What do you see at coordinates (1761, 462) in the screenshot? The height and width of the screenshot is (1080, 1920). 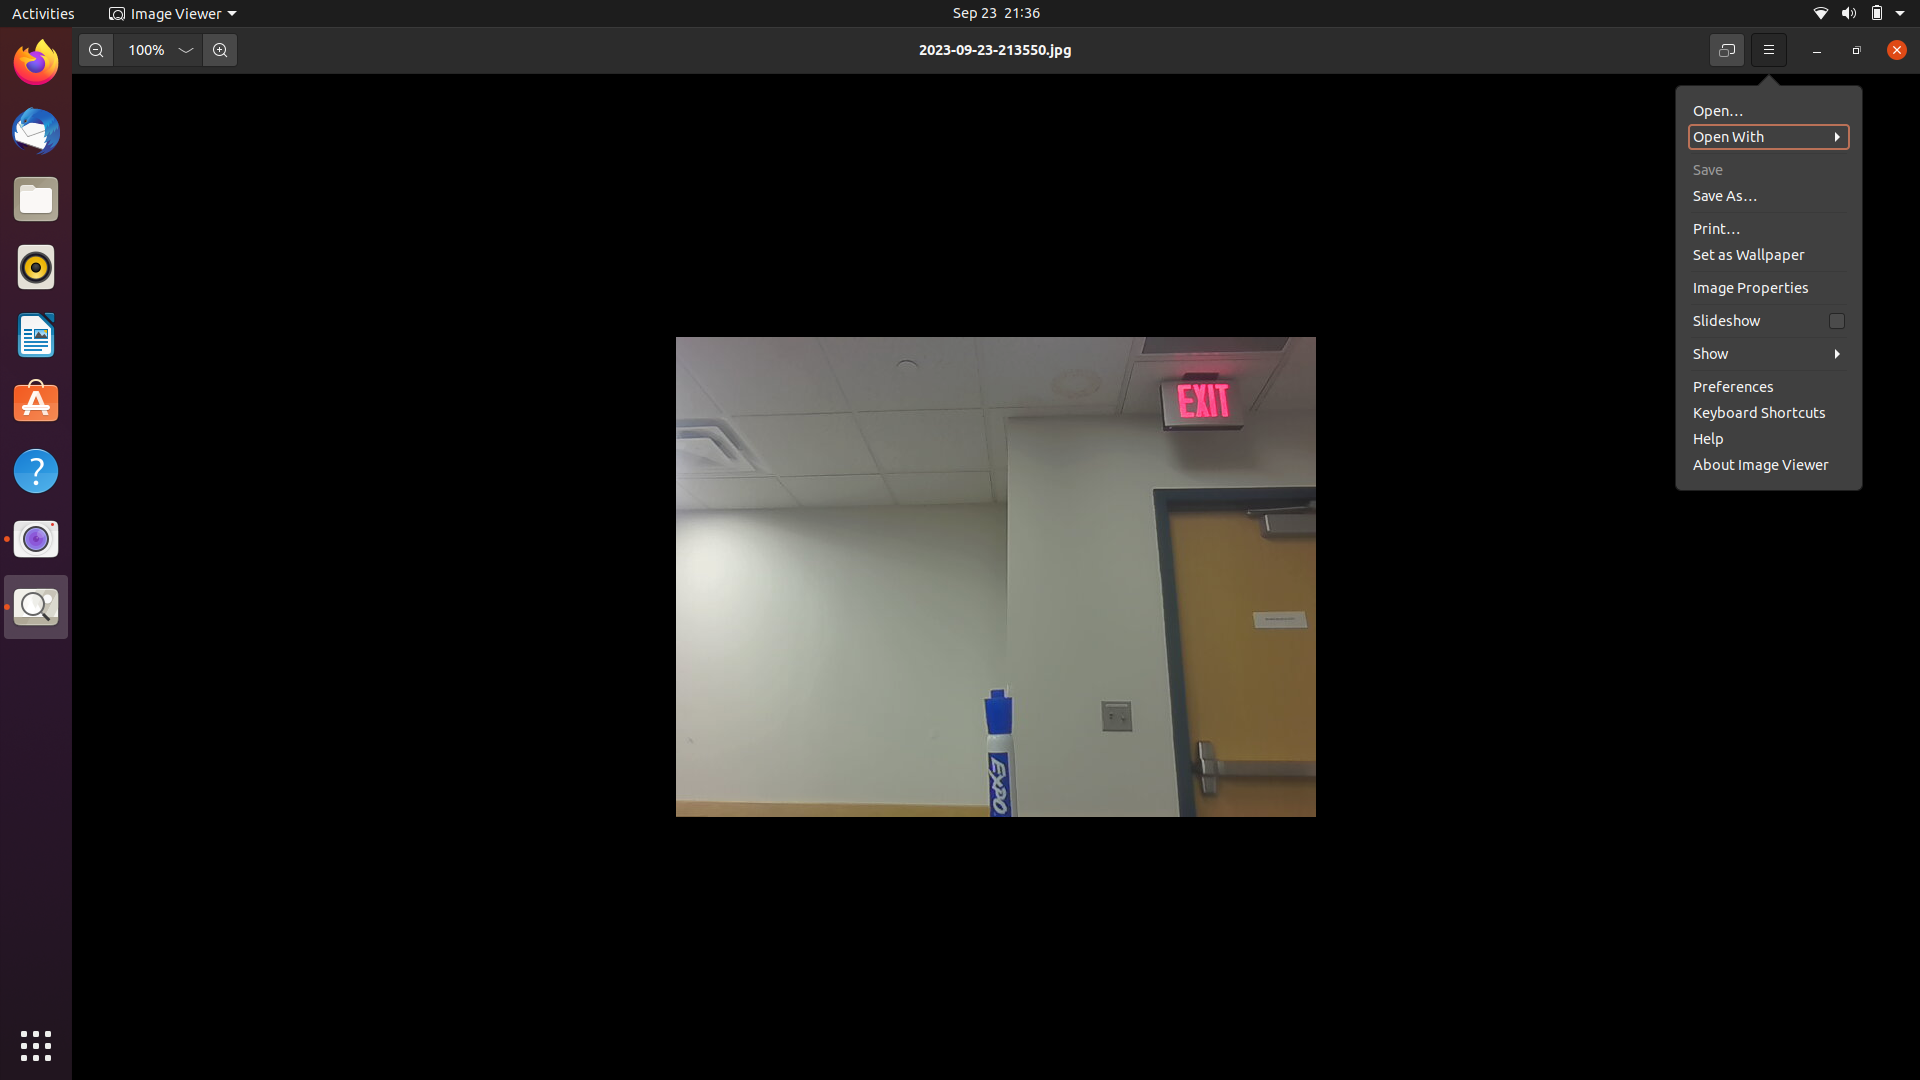 I see `Change the preferences of the image viewer` at bounding box center [1761, 462].